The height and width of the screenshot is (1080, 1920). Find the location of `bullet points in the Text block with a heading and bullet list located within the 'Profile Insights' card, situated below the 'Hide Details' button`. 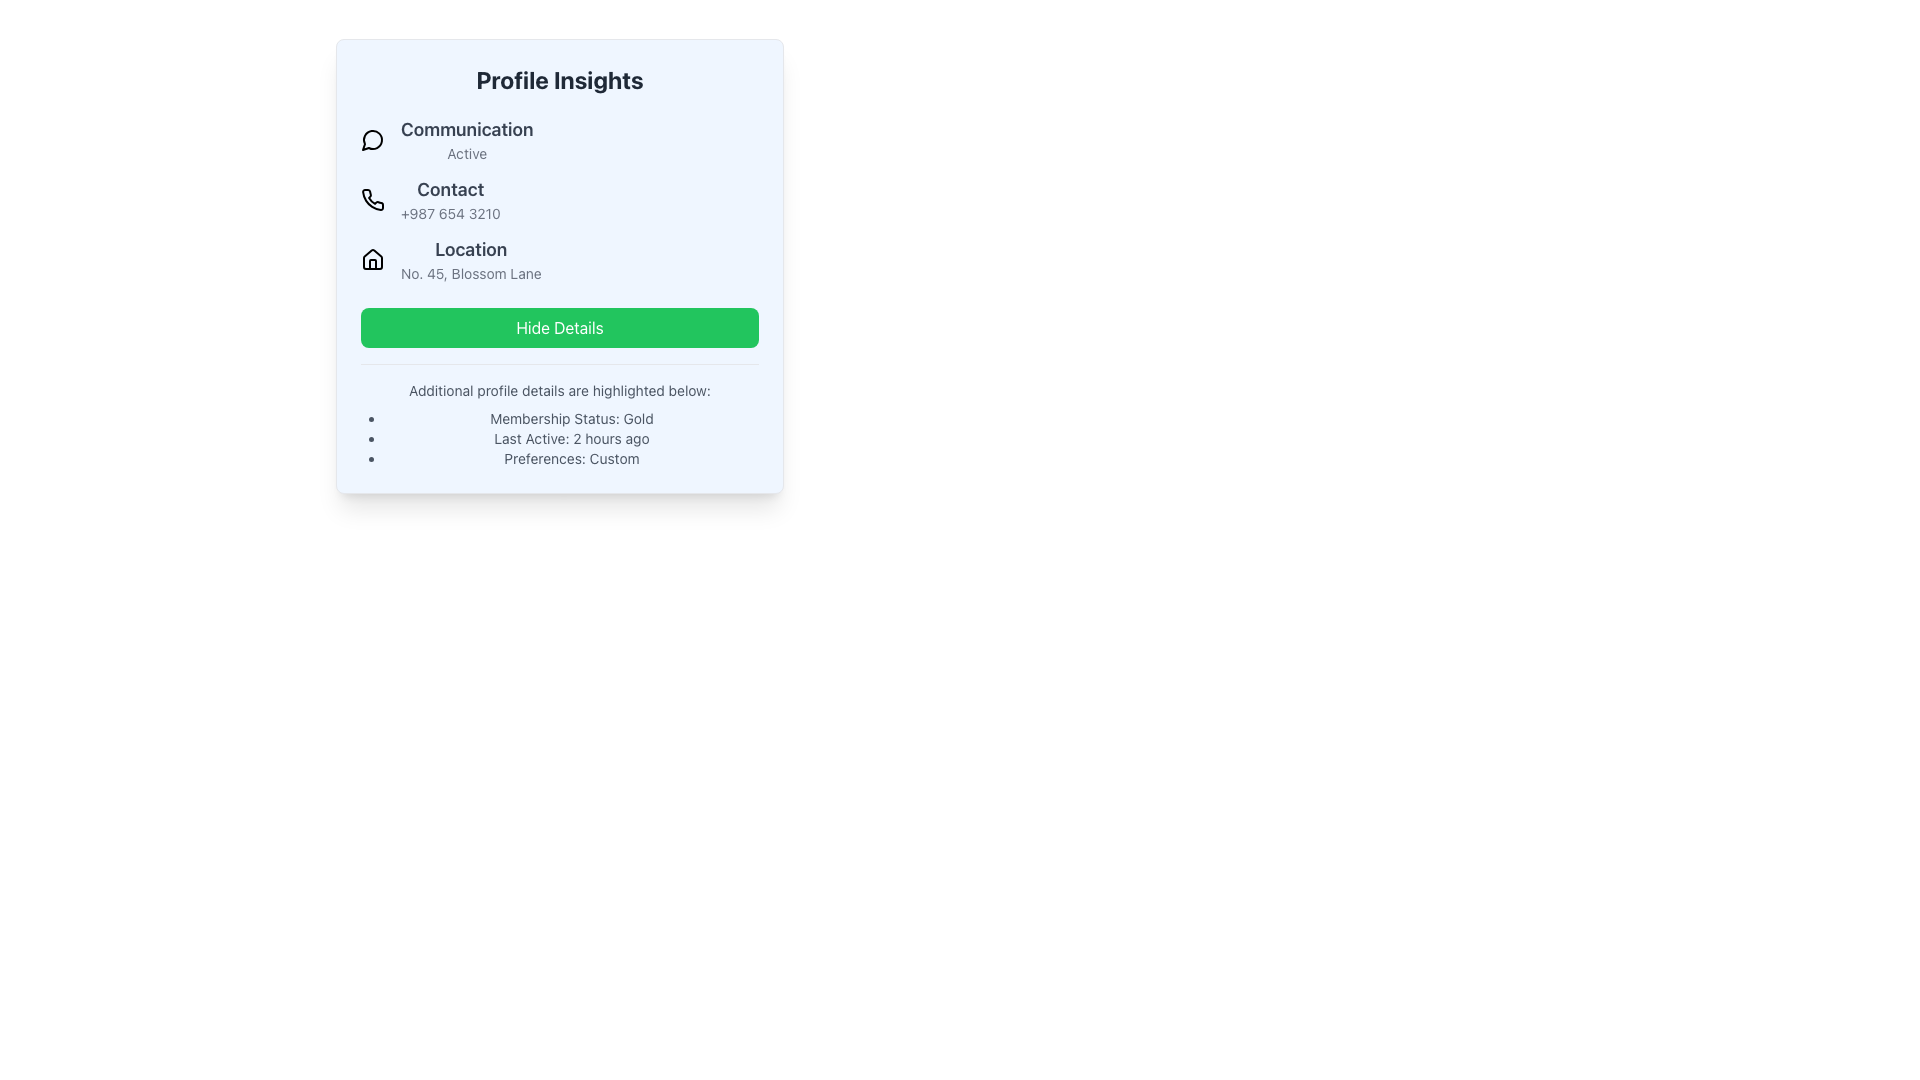

bullet points in the Text block with a heading and bullet list located within the 'Profile Insights' card, situated below the 'Hide Details' button is located at coordinates (560, 415).